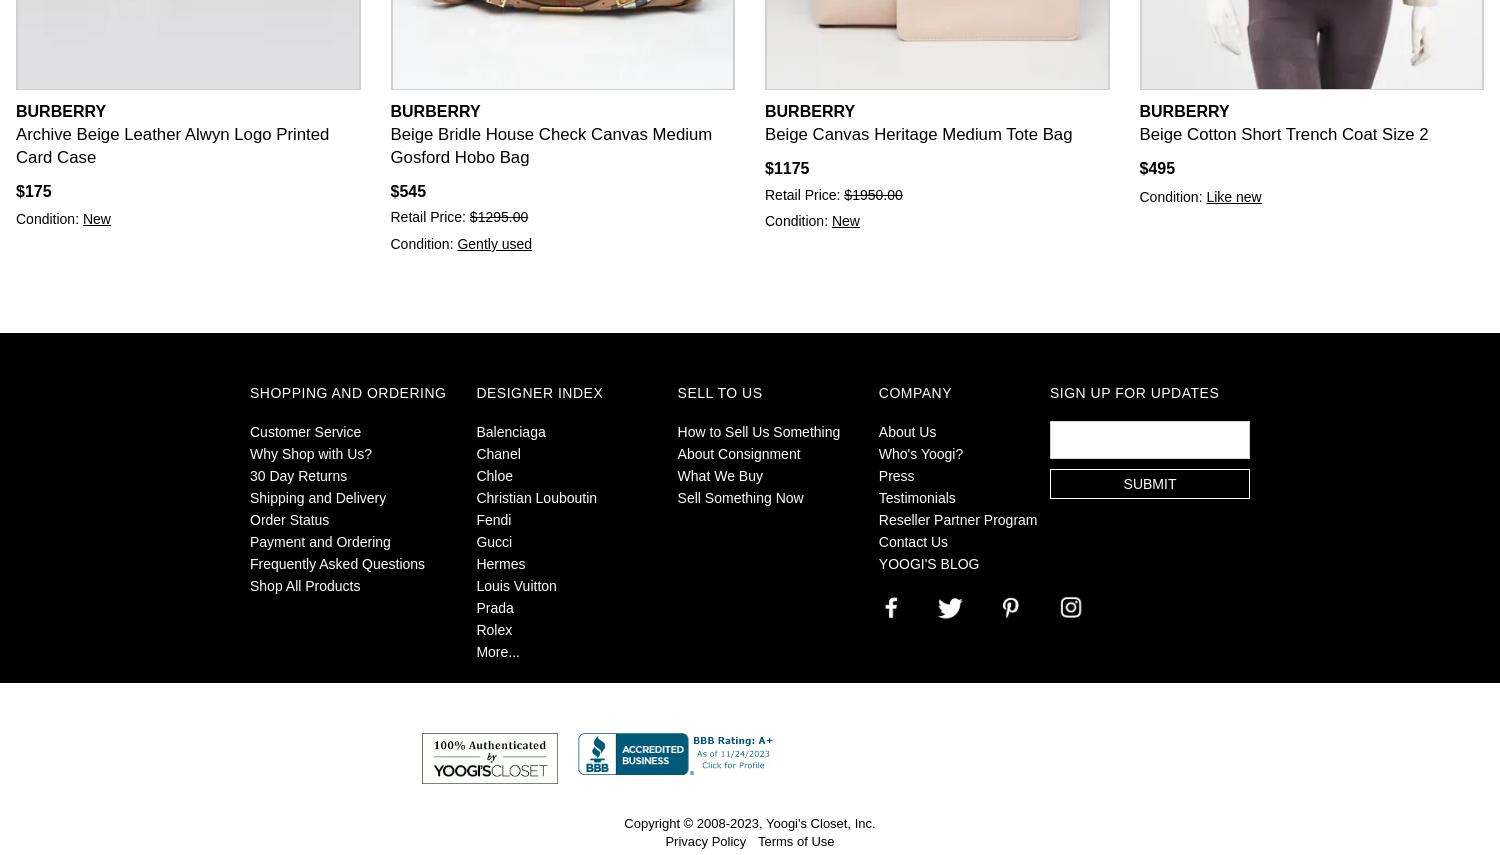 This screenshot has width=1500, height=855. I want to click on 'Contact Us', so click(913, 541).